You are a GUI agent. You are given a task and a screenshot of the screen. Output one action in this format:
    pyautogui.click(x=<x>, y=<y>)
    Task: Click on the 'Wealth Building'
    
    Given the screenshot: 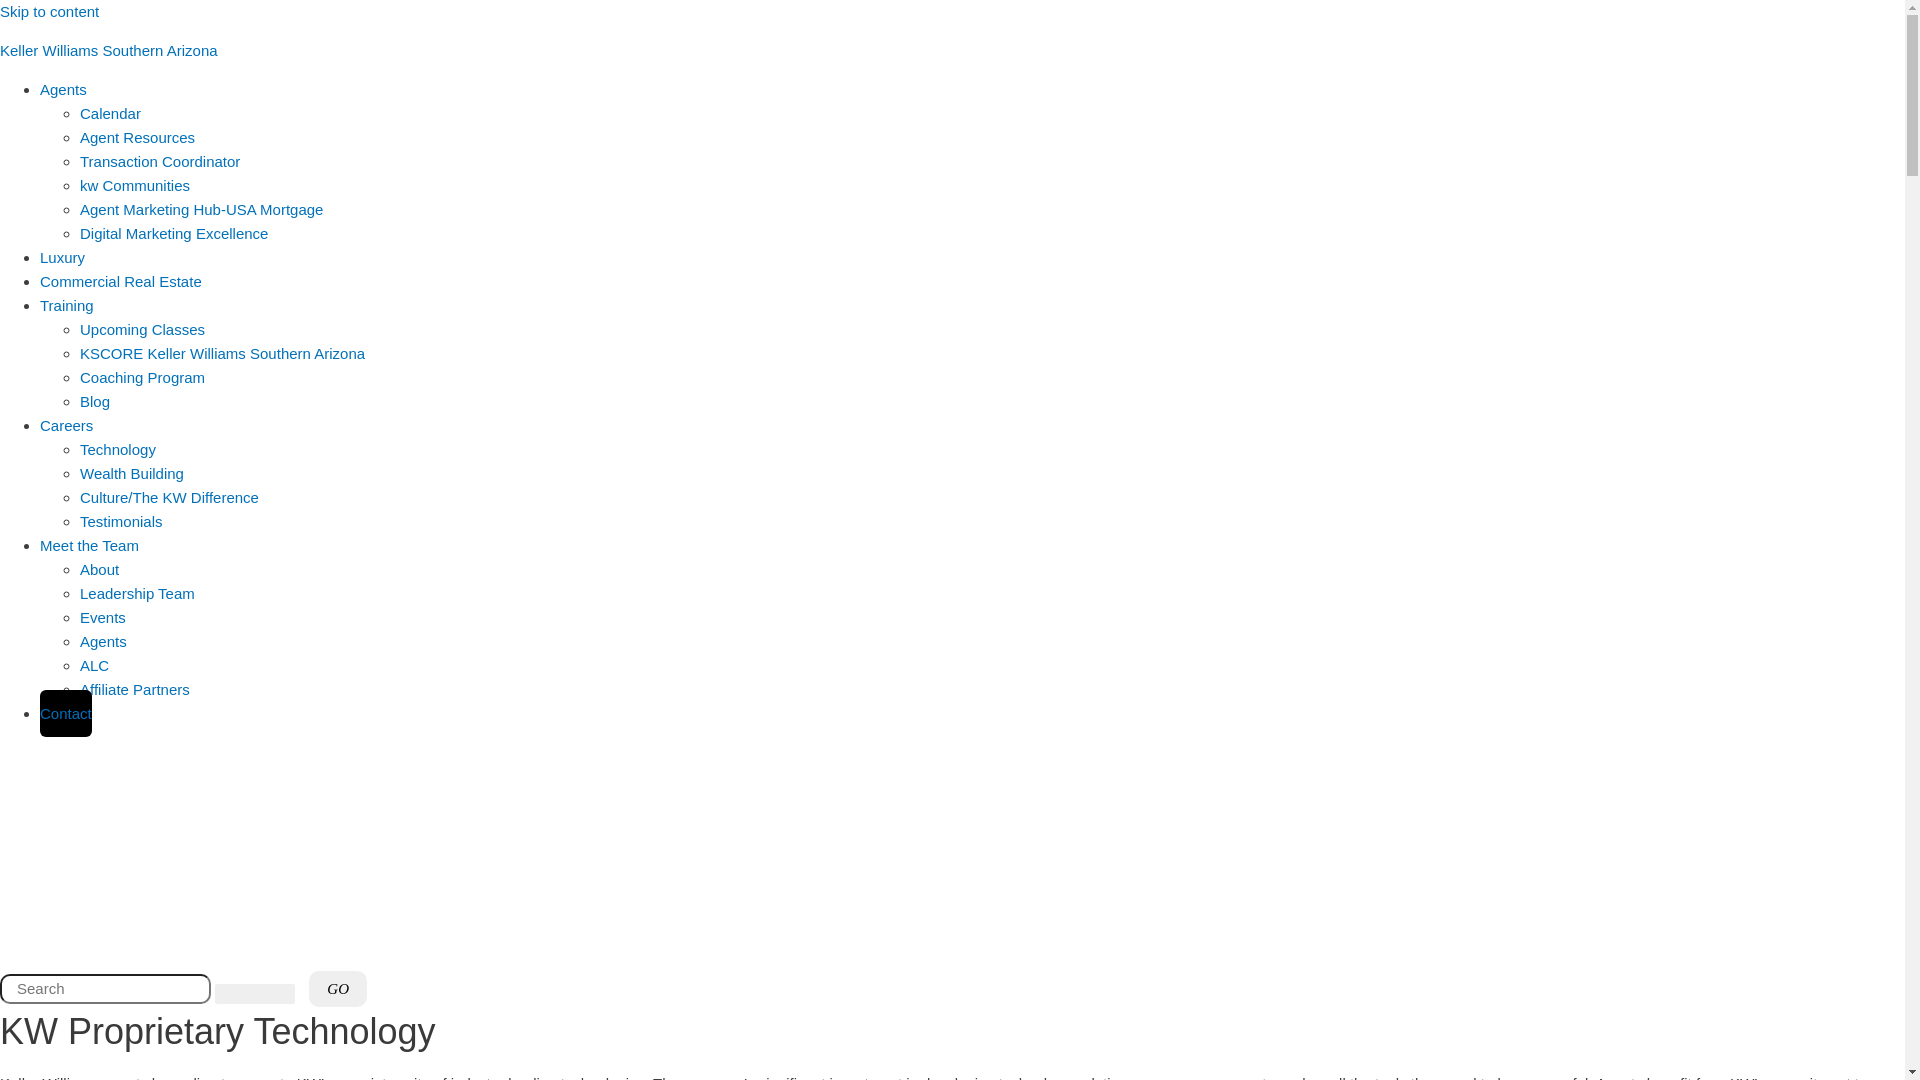 What is the action you would take?
    pyautogui.click(x=80, y=473)
    